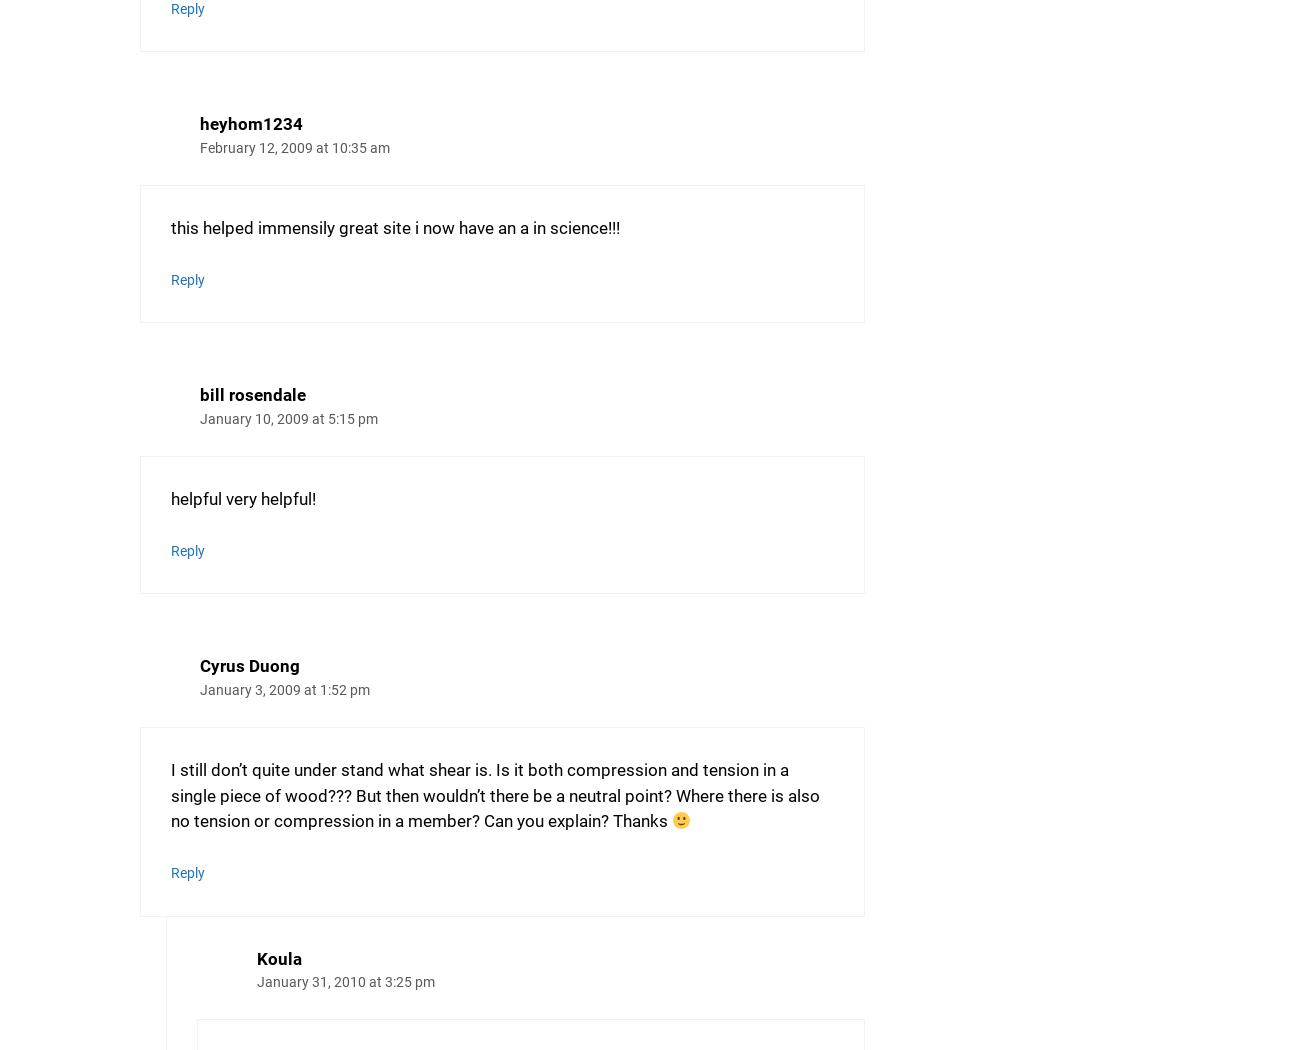 This screenshot has height=1050, width=1300. I want to click on 'February 12, 2009 at 10:35 am', so click(294, 146).